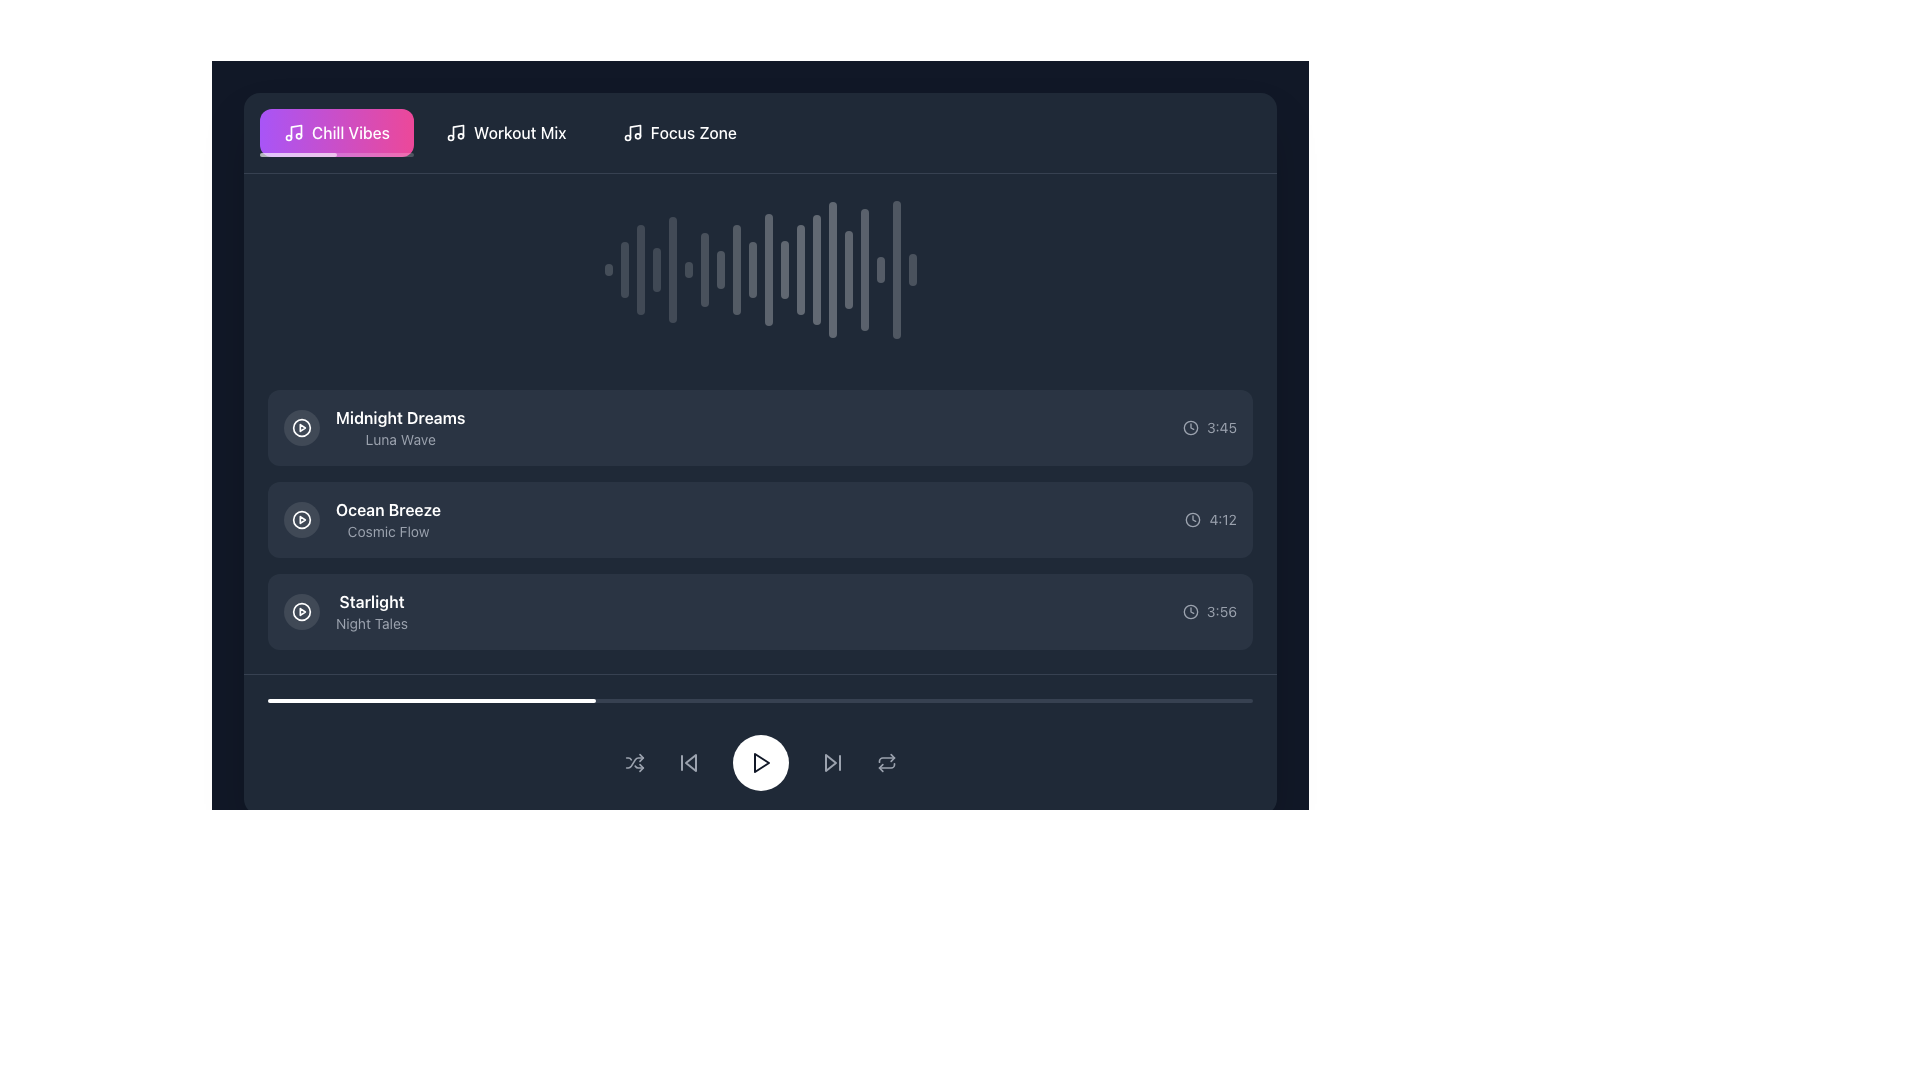 The width and height of the screenshot is (1920, 1080). Describe the element at coordinates (688, 270) in the screenshot. I see `the sixth vertical bar from the left in the audio visualizer at the top-center of the playback interface` at that location.